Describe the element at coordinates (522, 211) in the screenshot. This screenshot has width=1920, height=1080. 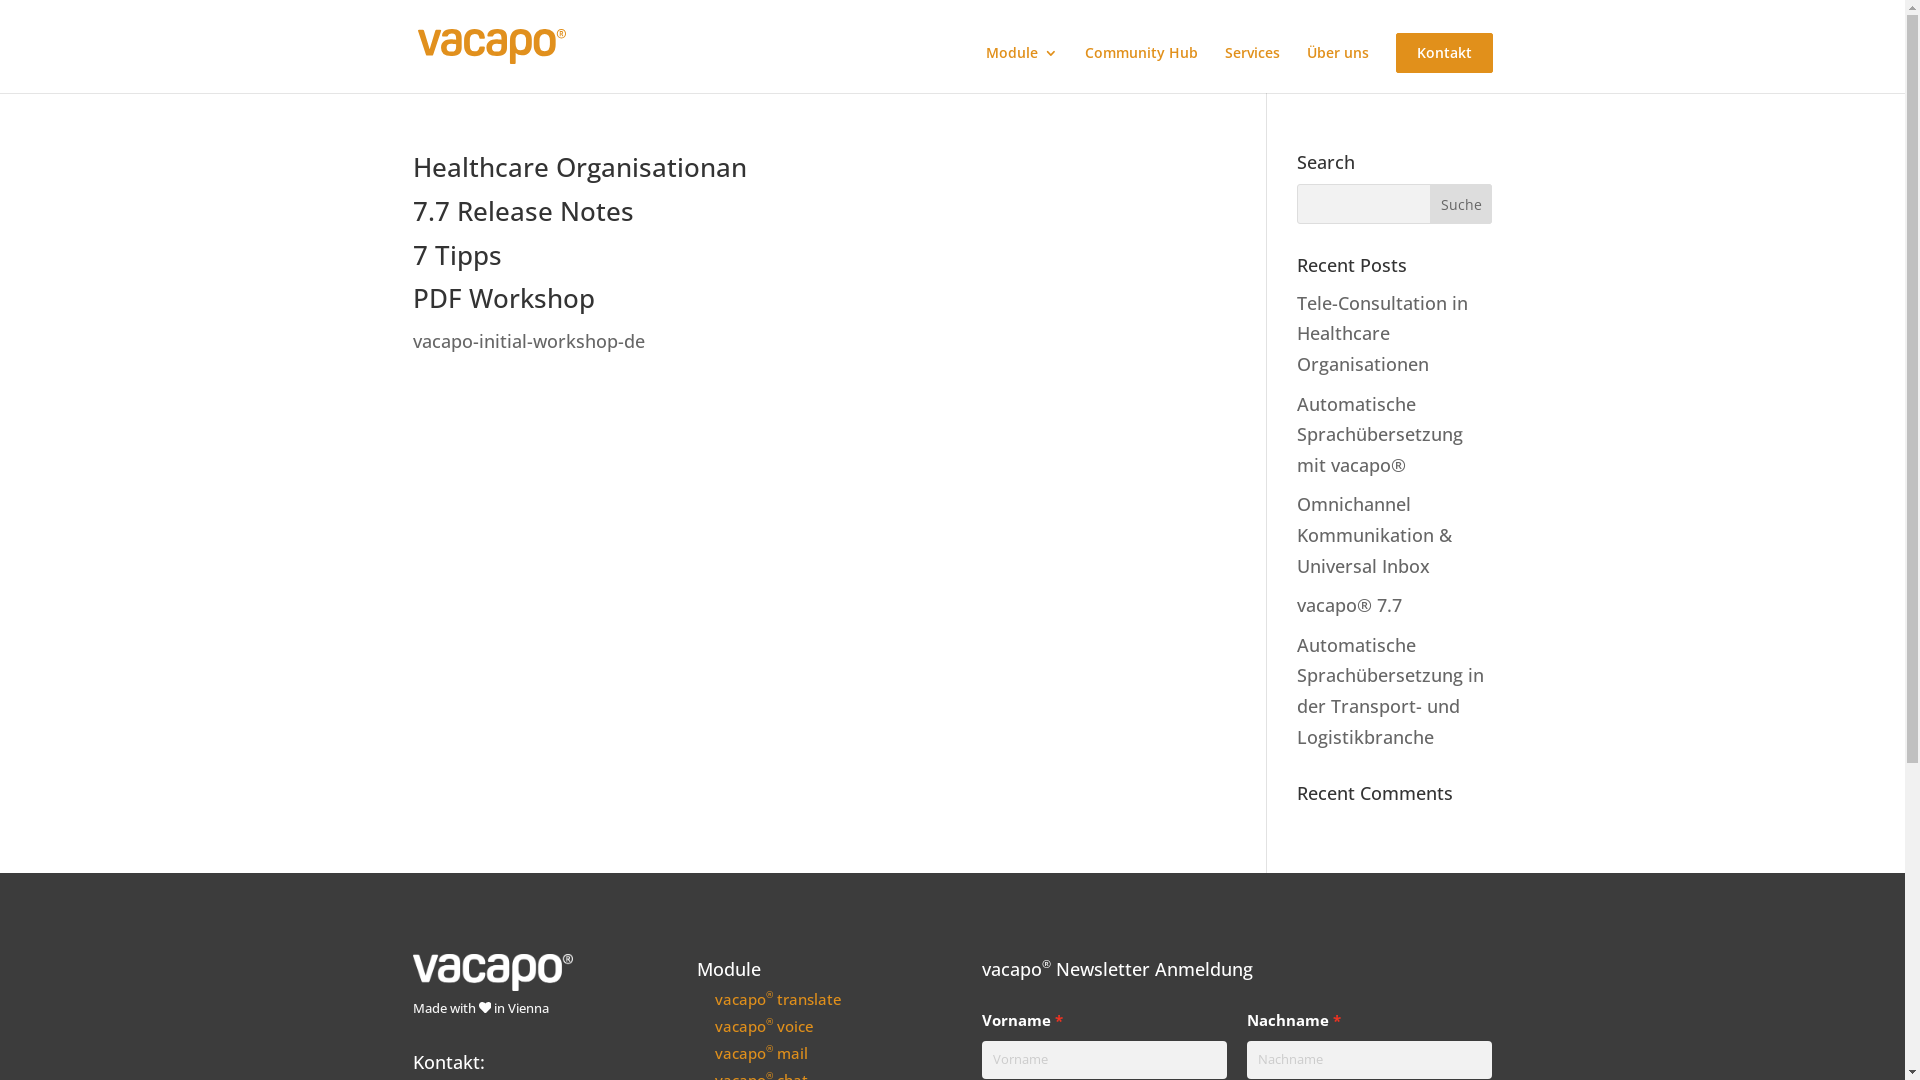
I see `'7.7 Release Notes'` at that location.